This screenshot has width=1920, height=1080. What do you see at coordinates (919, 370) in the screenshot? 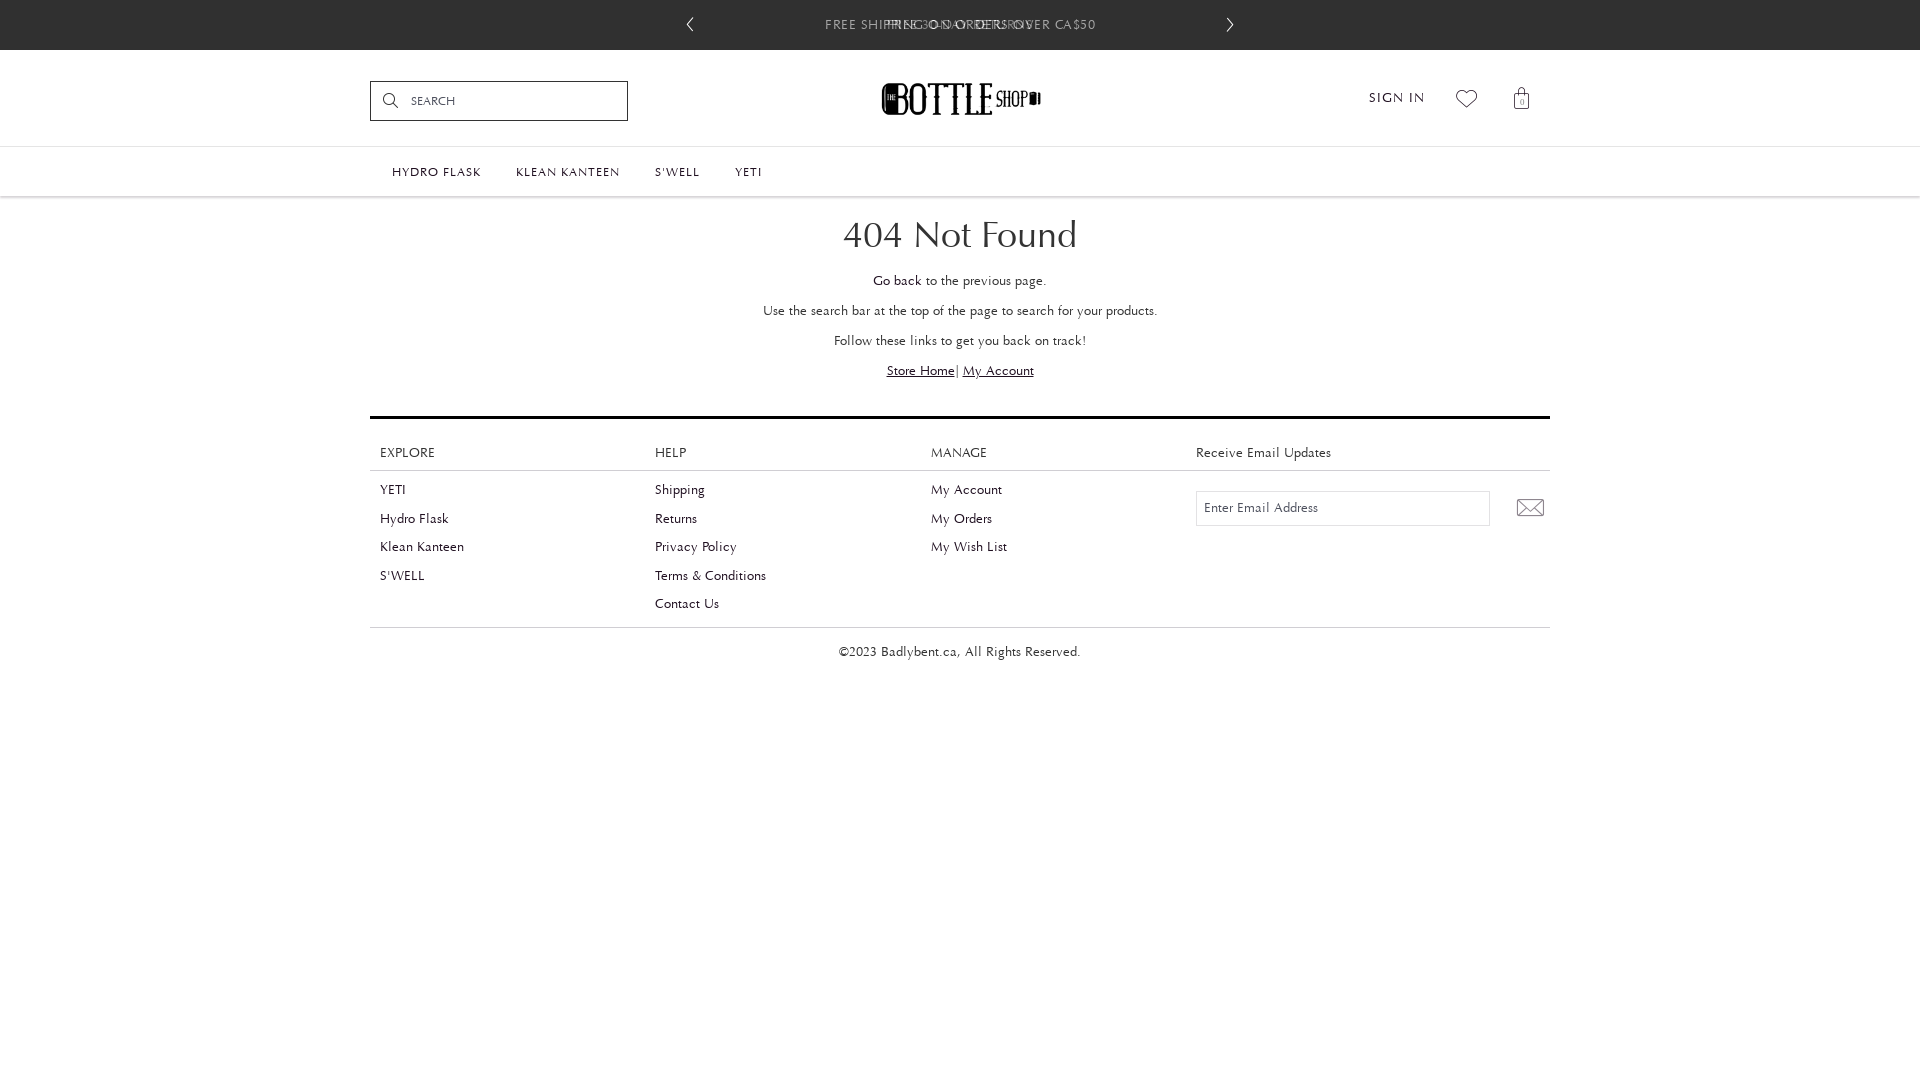
I see `'Store Home'` at bounding box center [919, 370].